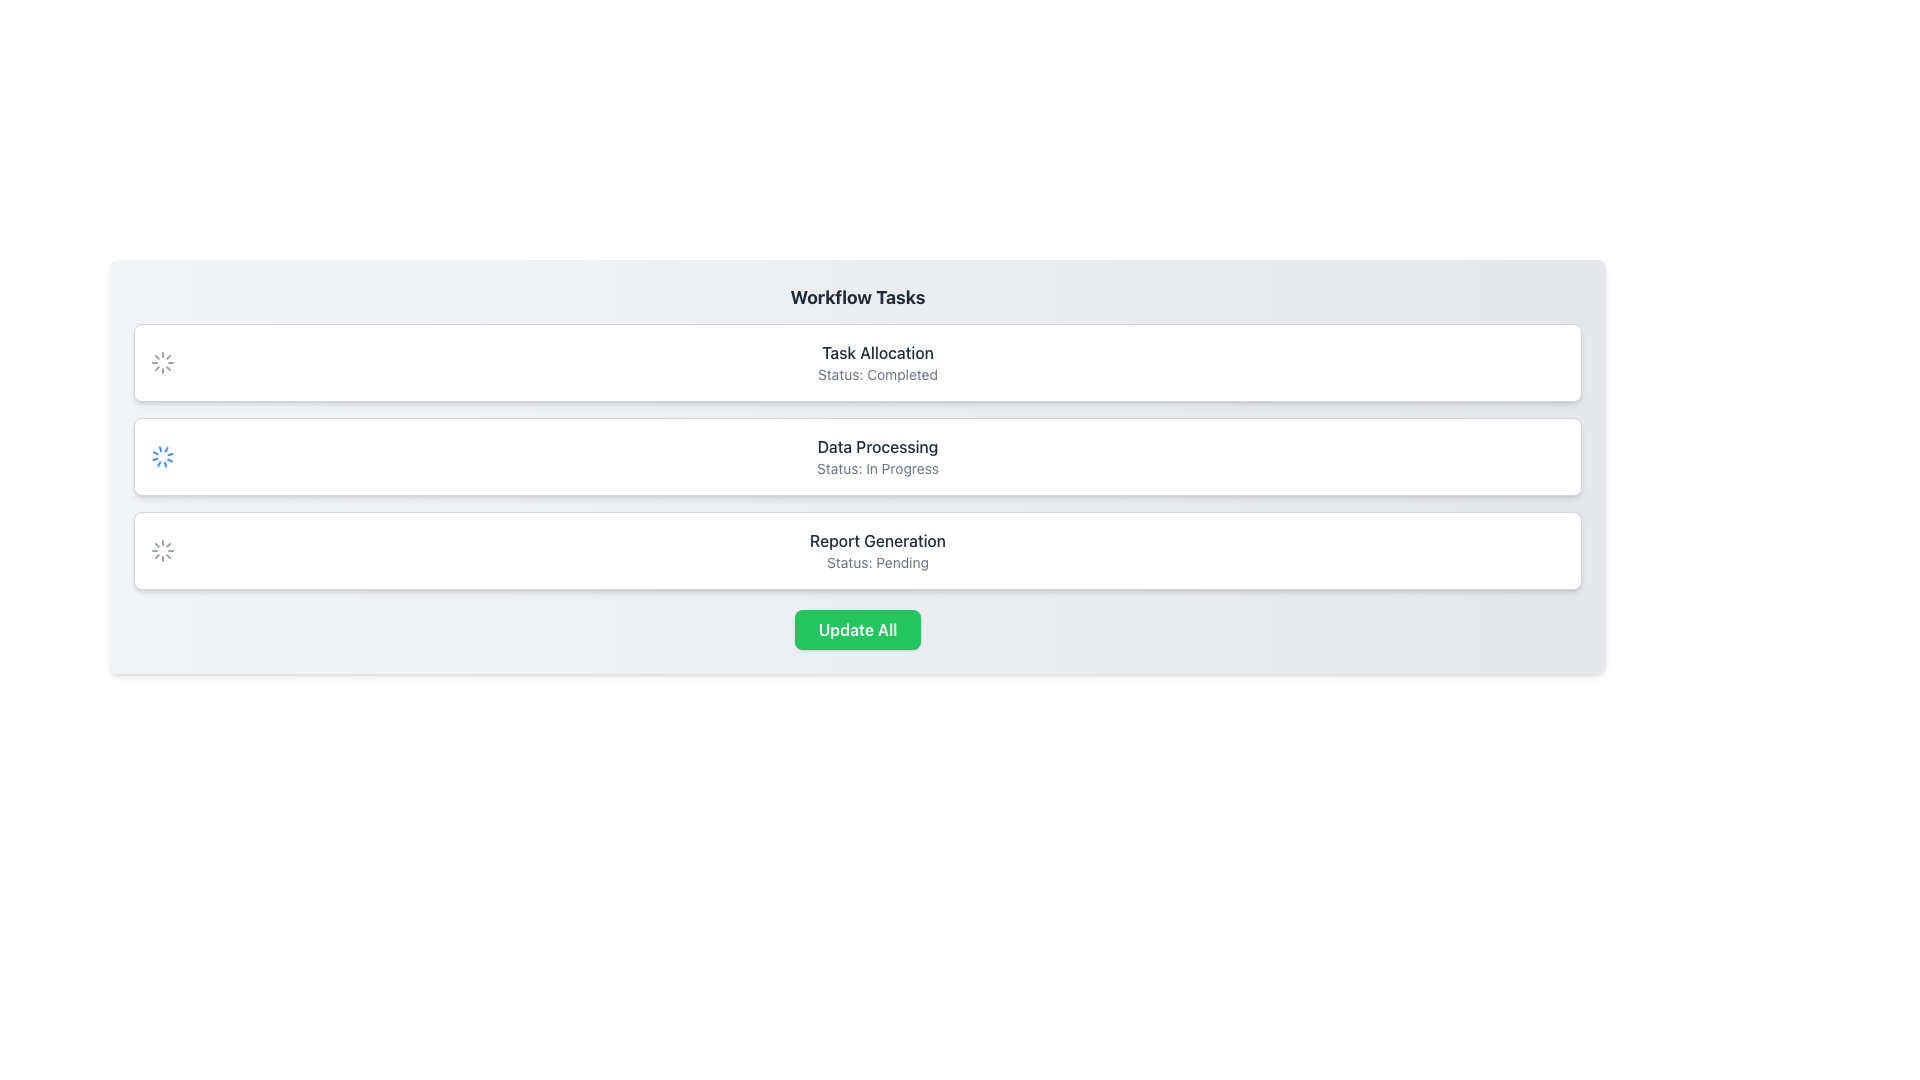  What do you see at coordinates (878, 540) in the screenshot?
I see `the text label indicating the title of the task or section titled 'Report Generation', which is located above 'Status: Pending'` at bounding box center [878, 540].